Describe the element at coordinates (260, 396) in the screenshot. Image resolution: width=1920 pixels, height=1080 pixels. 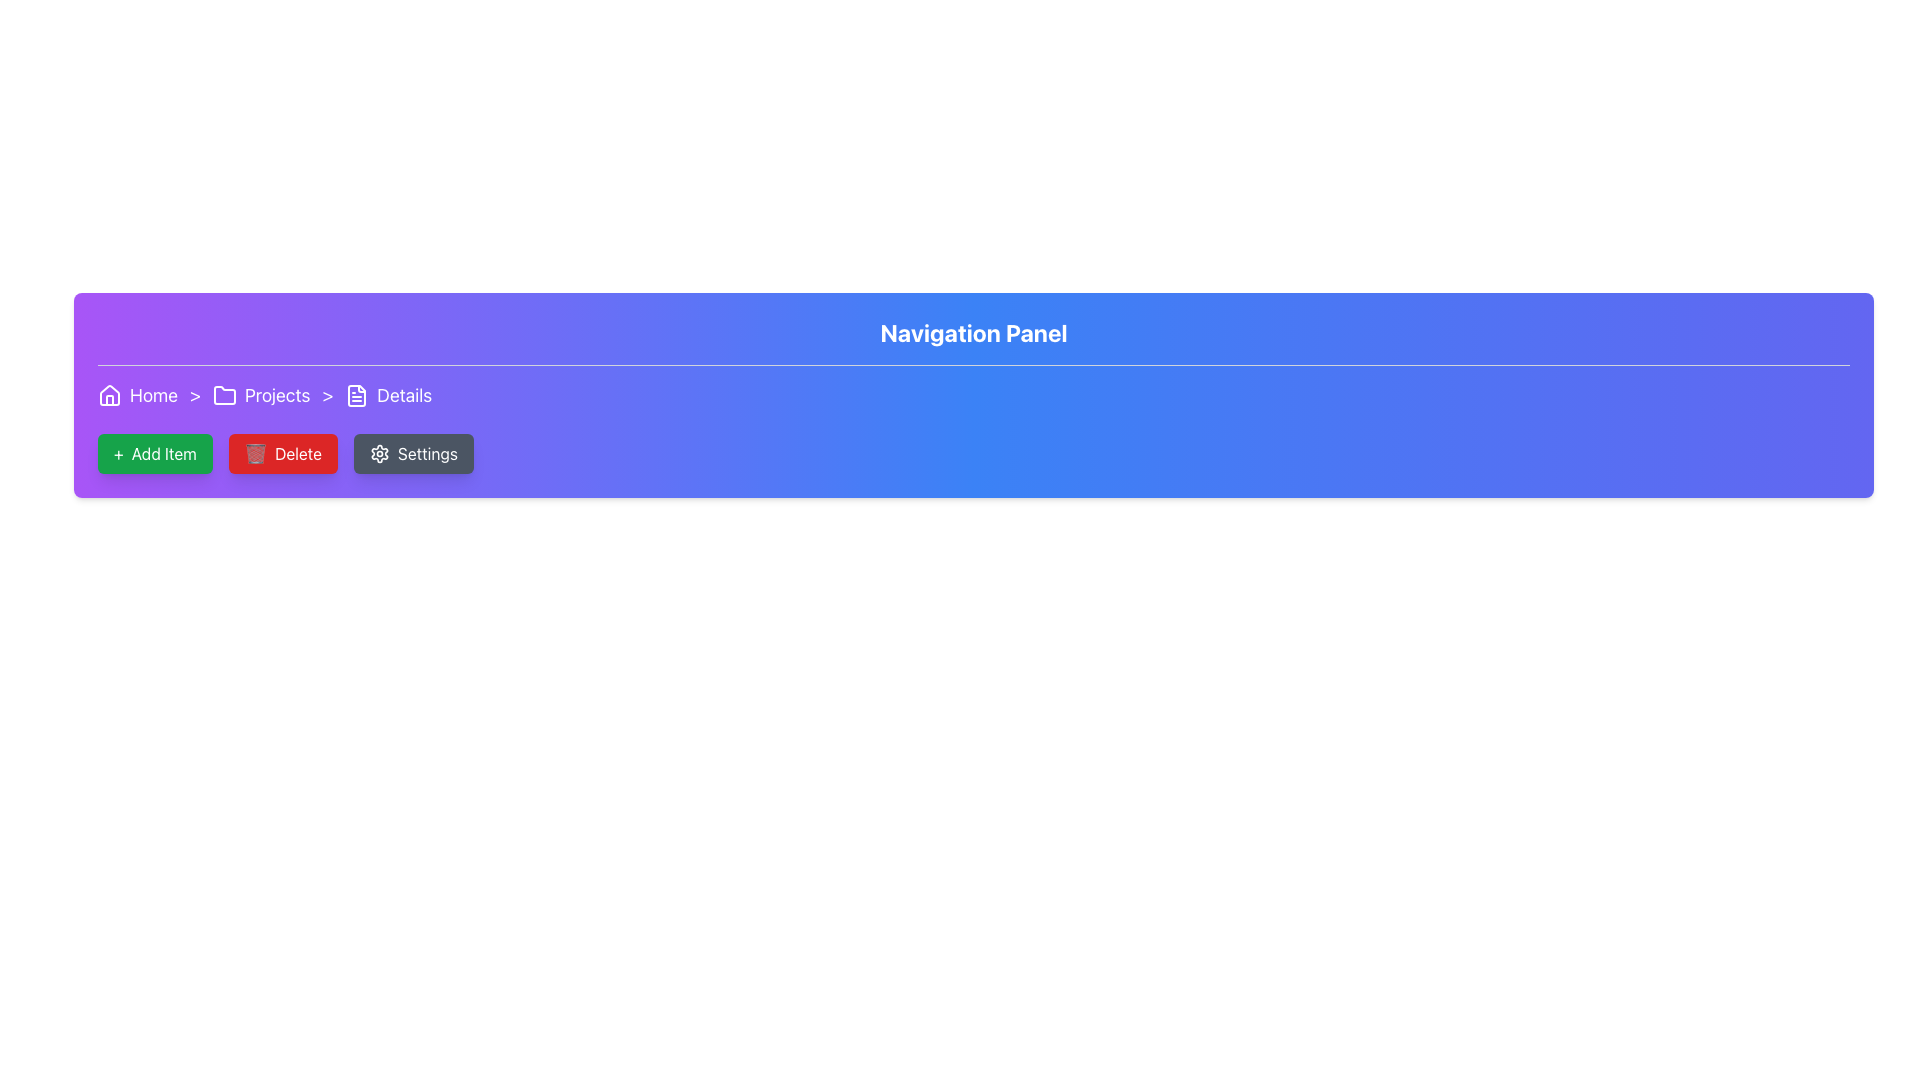
I see `the breadcrumb label with the text 'Projects'` at that location.